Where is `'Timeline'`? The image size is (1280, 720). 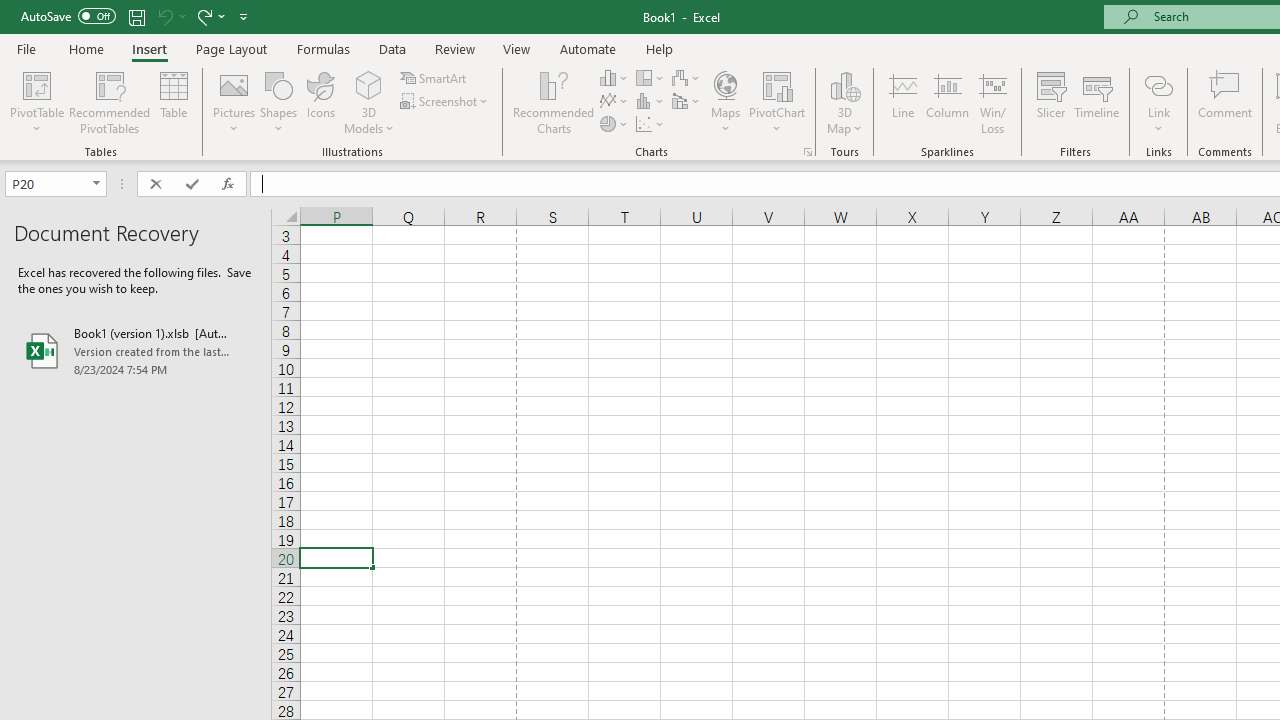
'Timeline' is located at coordinates (1096, 103).